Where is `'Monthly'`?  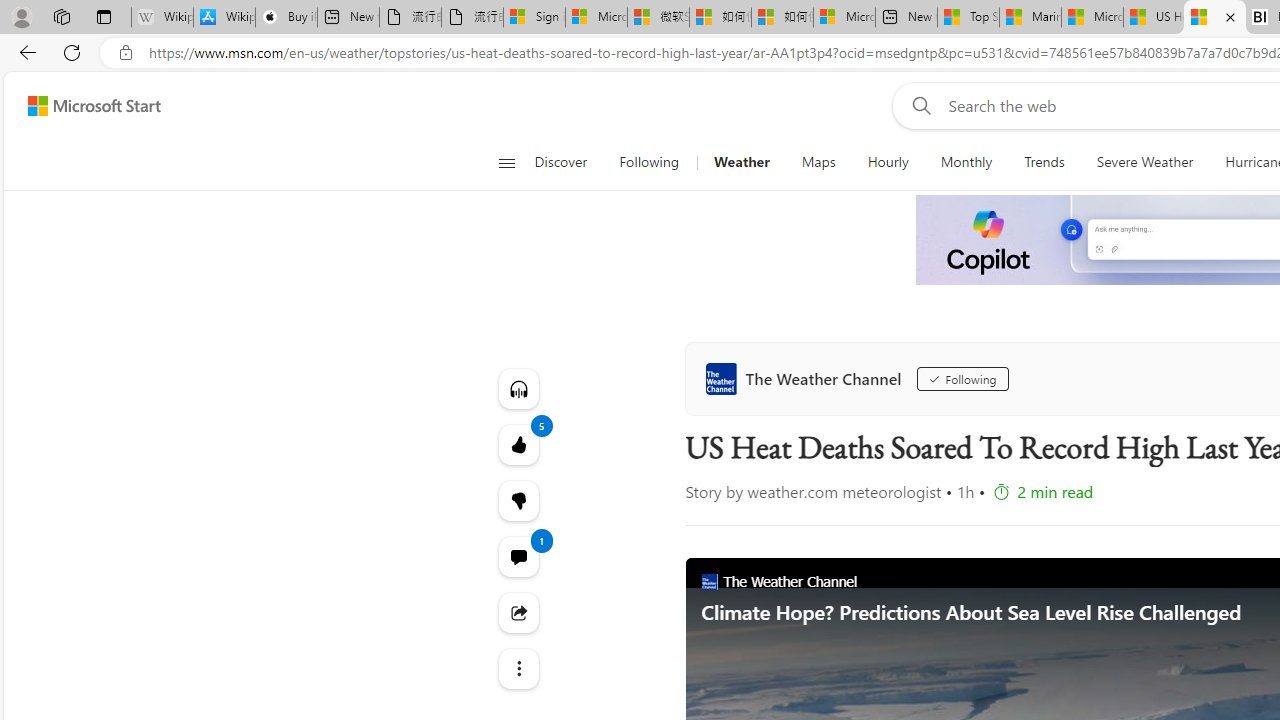
'Monthly' is located at coordinates (966, 162).